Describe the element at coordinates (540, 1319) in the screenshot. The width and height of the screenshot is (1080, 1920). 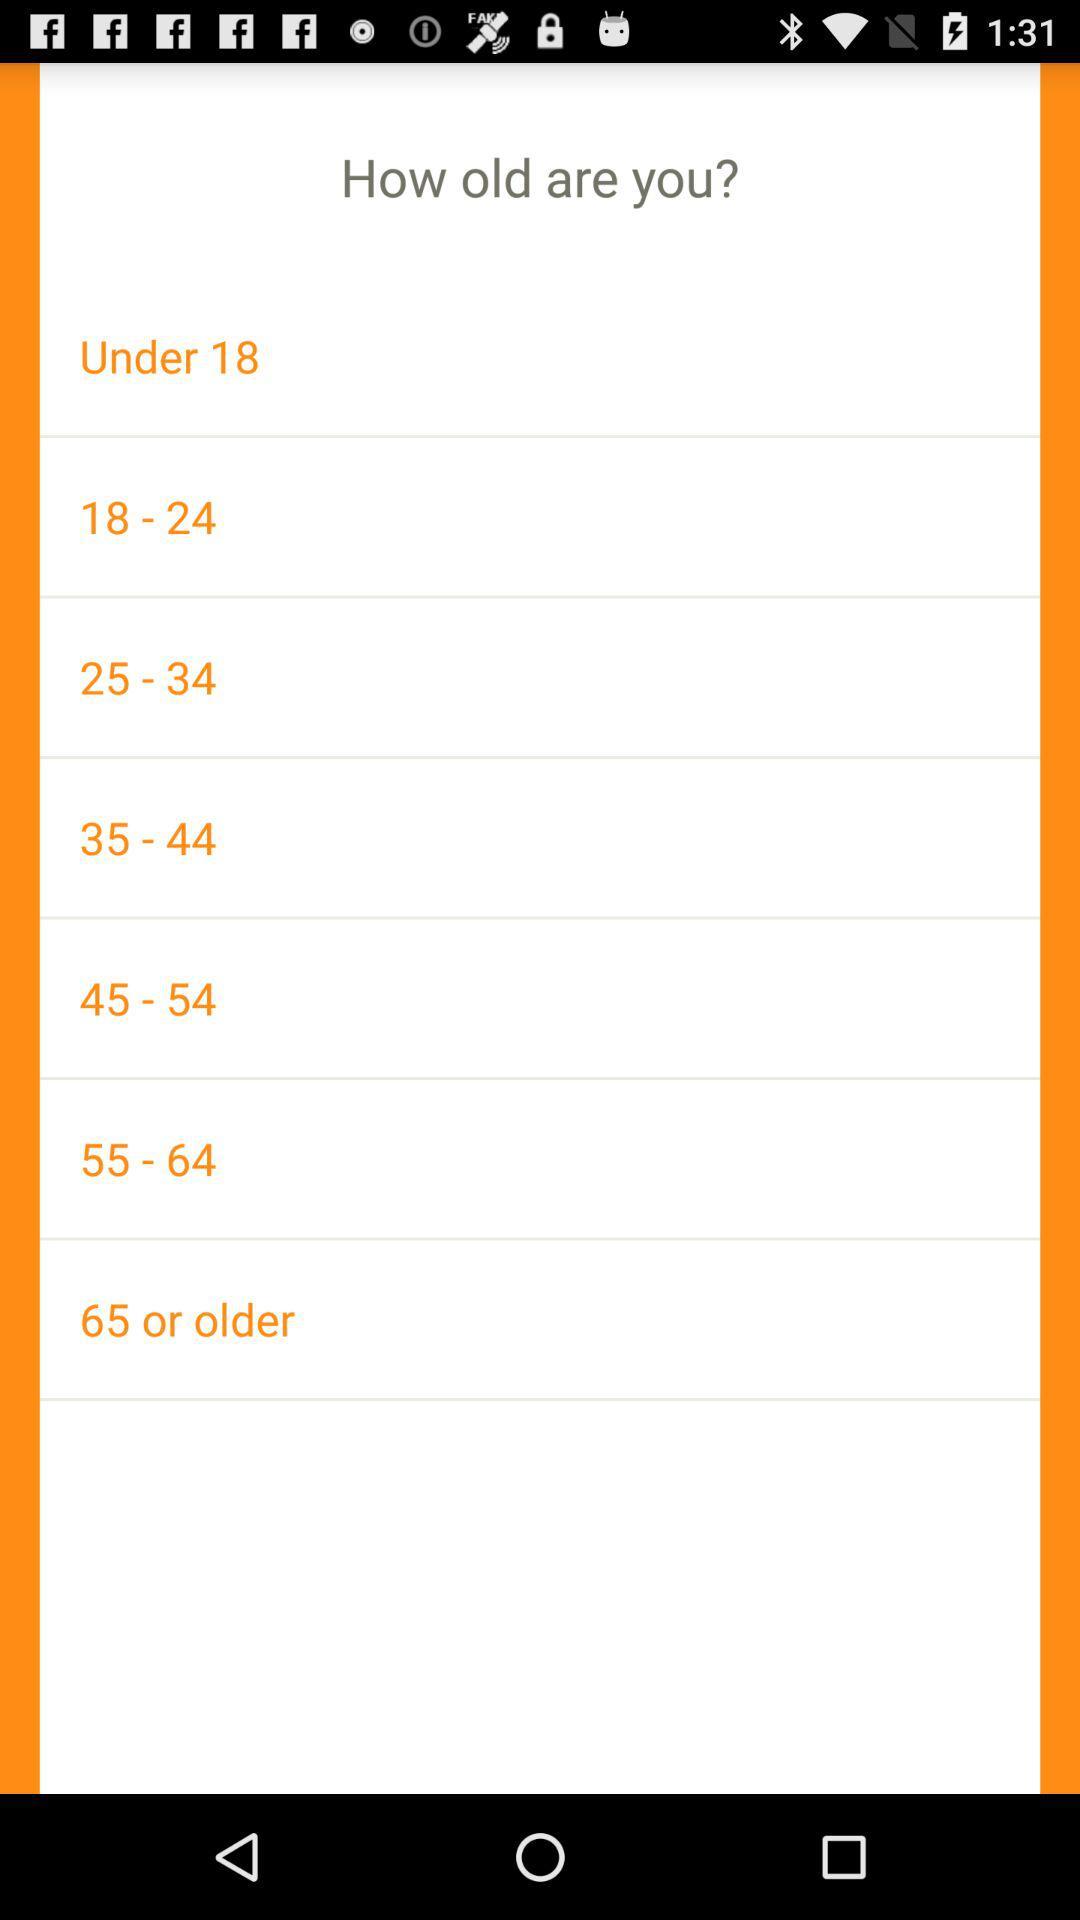
I see `the 65 or older` at that location.